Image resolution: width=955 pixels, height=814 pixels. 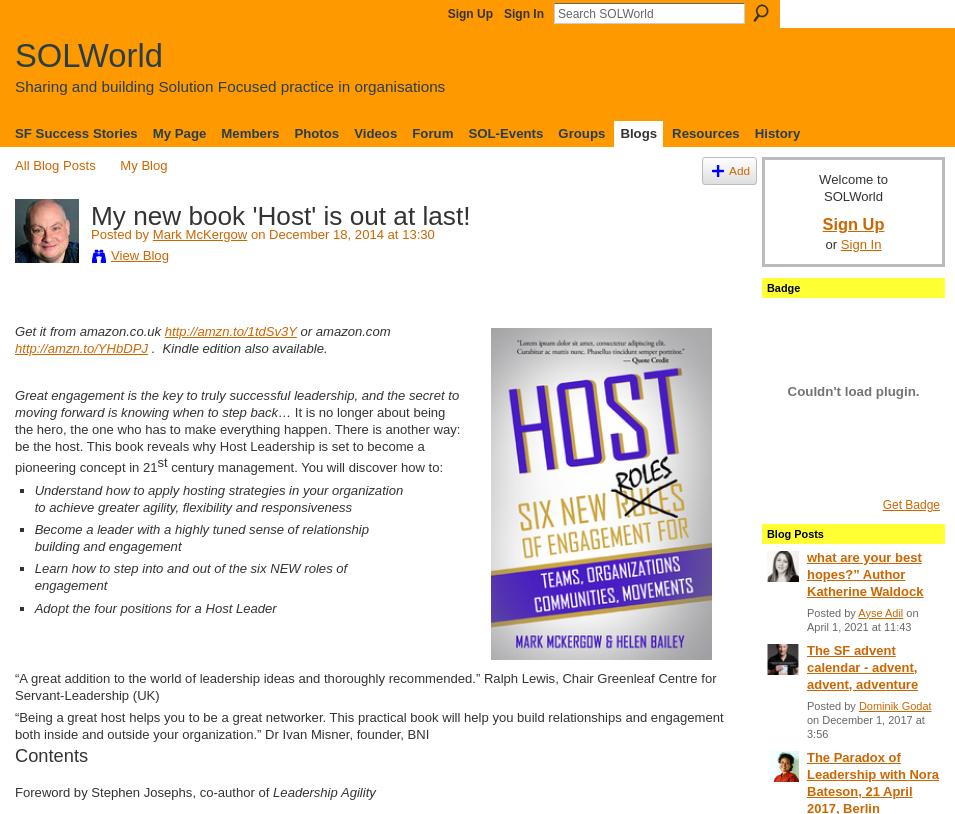 What do you see at coordinates (825, 244) in the screenshot?
I see `'or'` at bounding box center [825, 244].